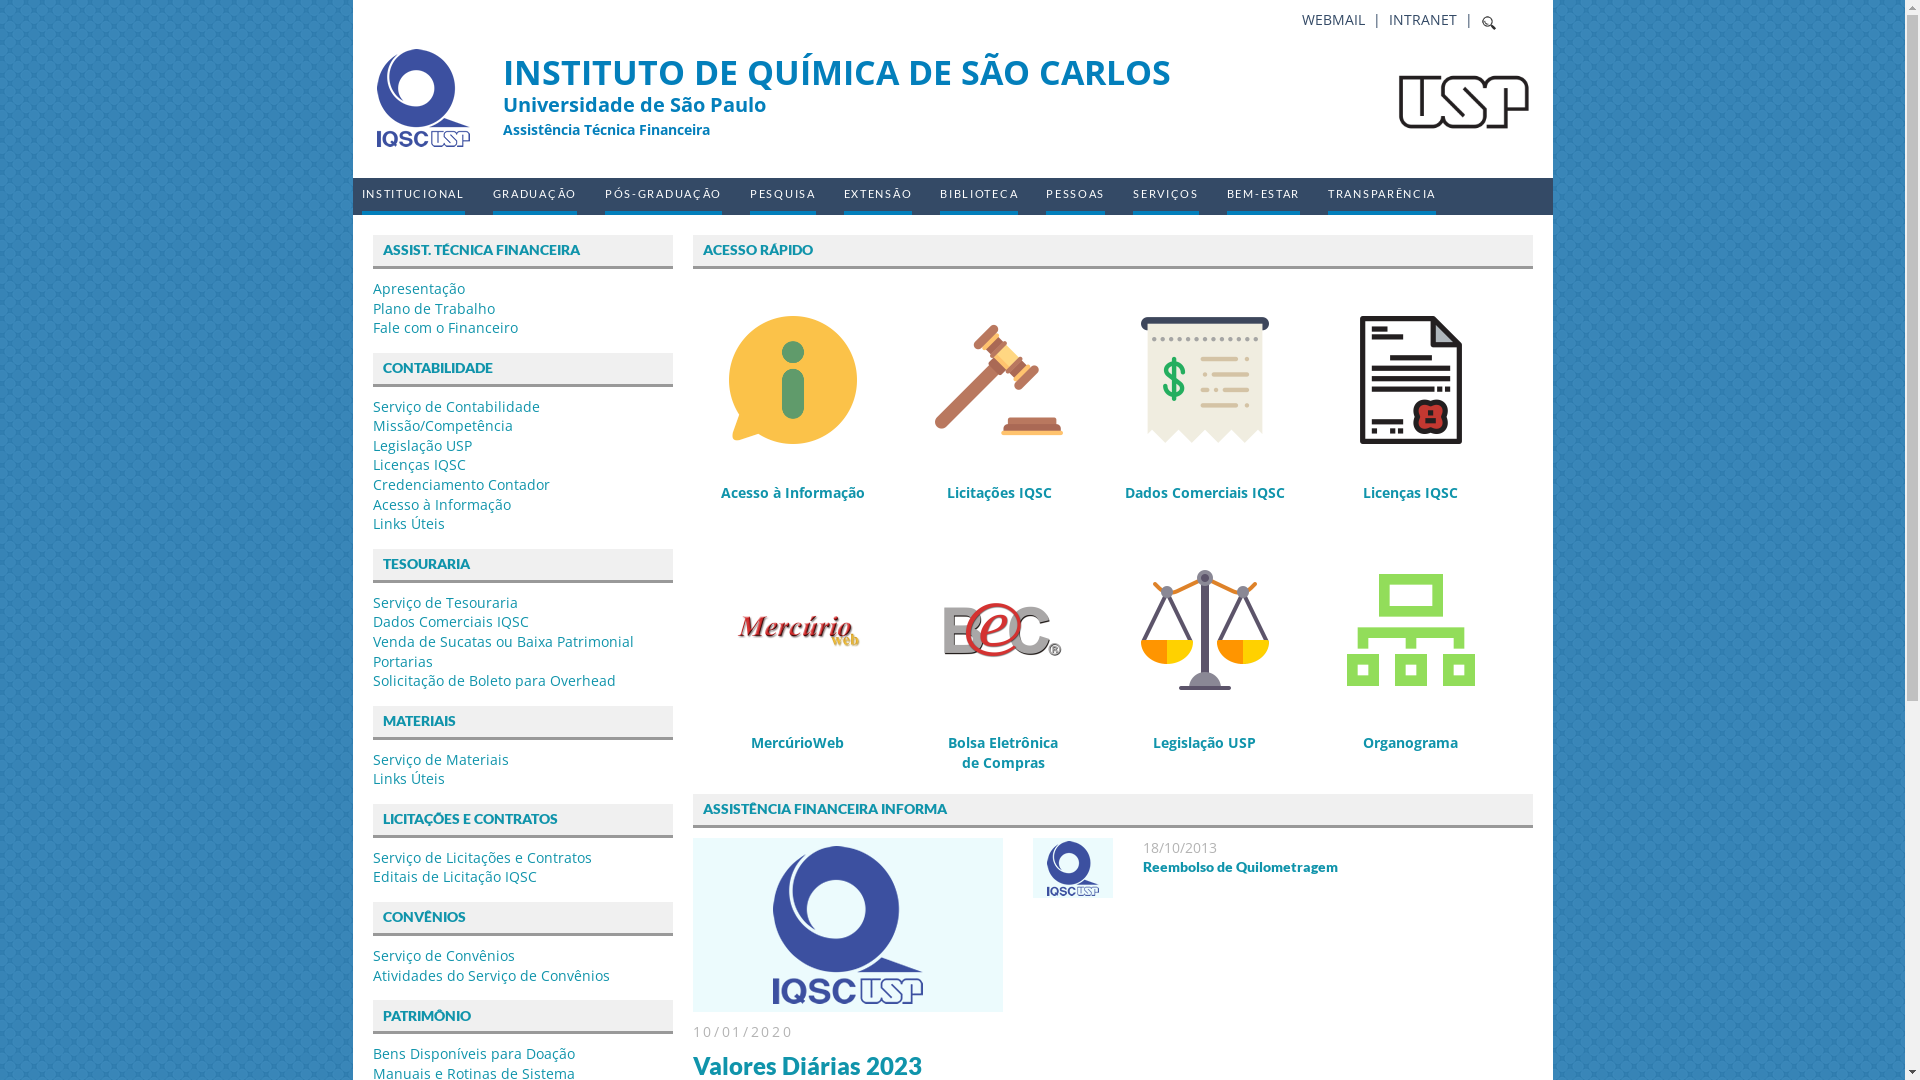  I want to click on 'Plano de Trabalho', so click(431, 308).